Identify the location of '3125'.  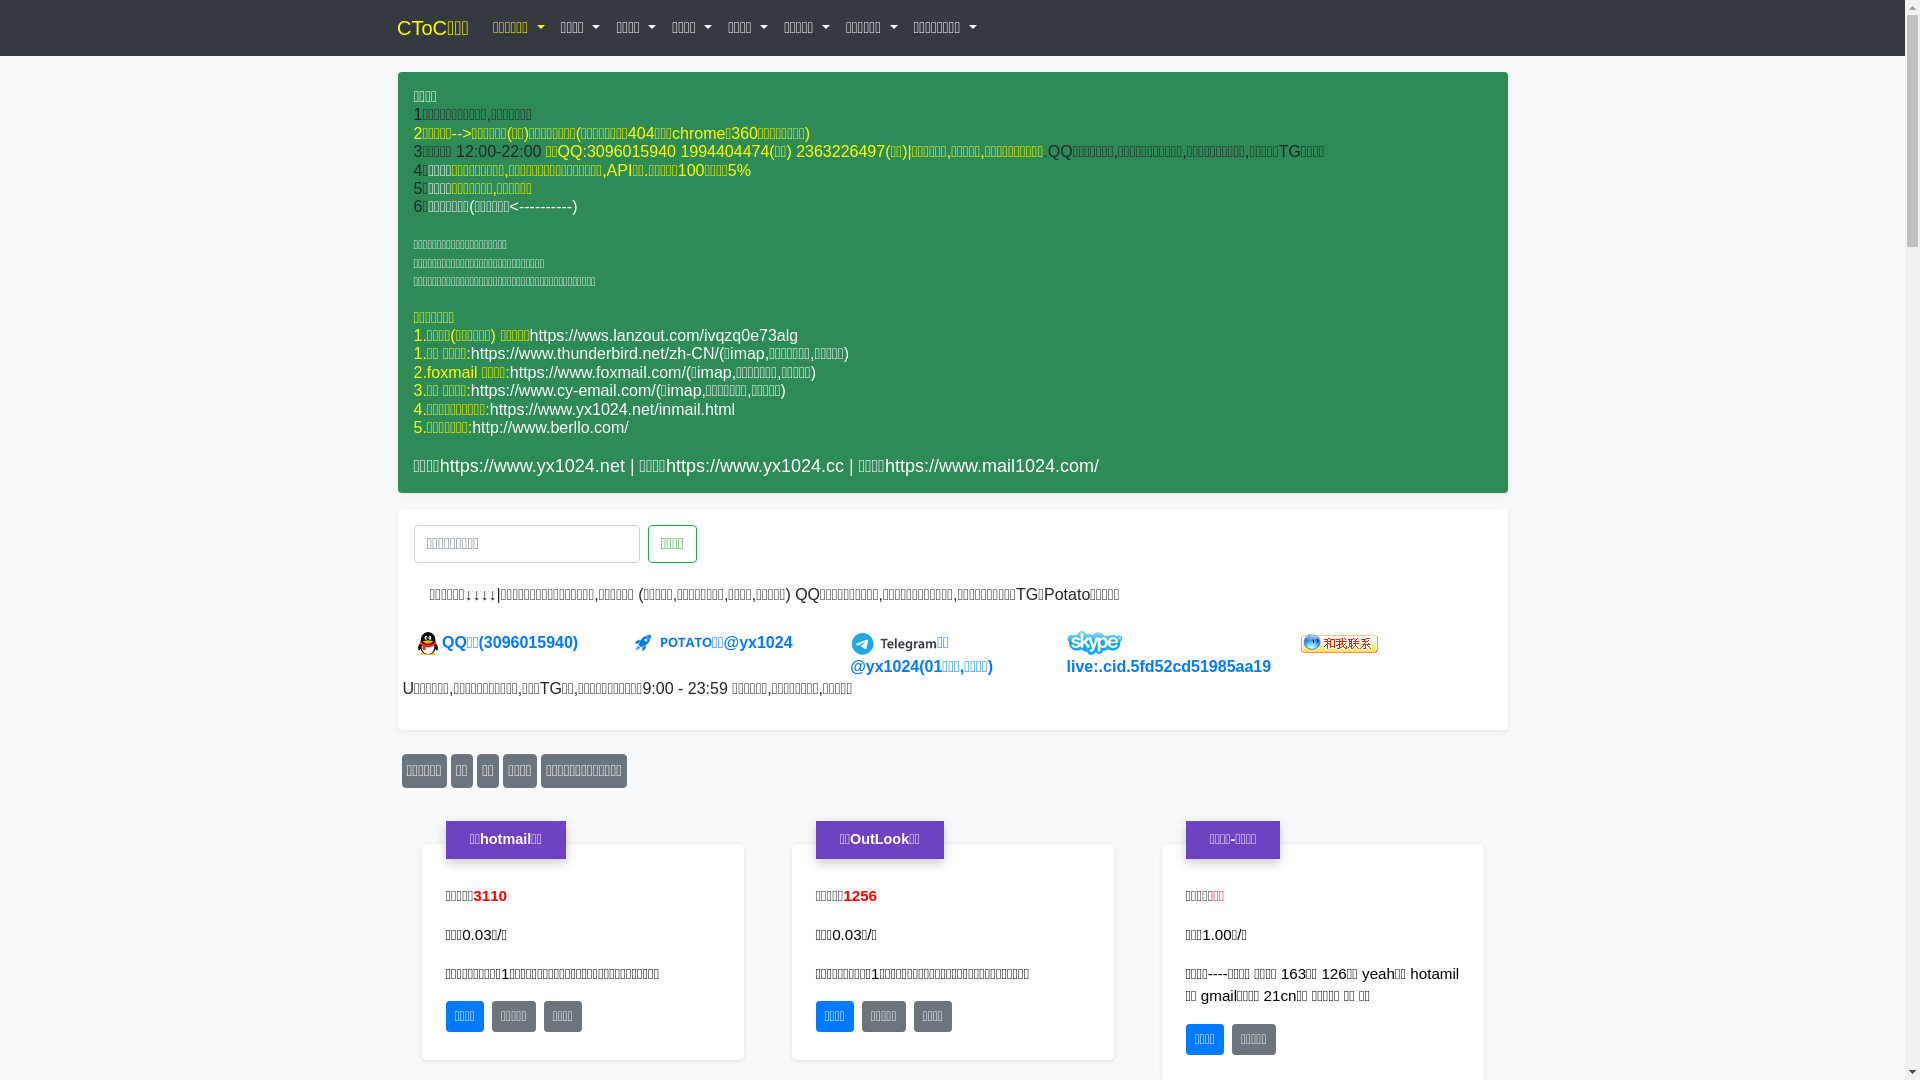
(489, 894).